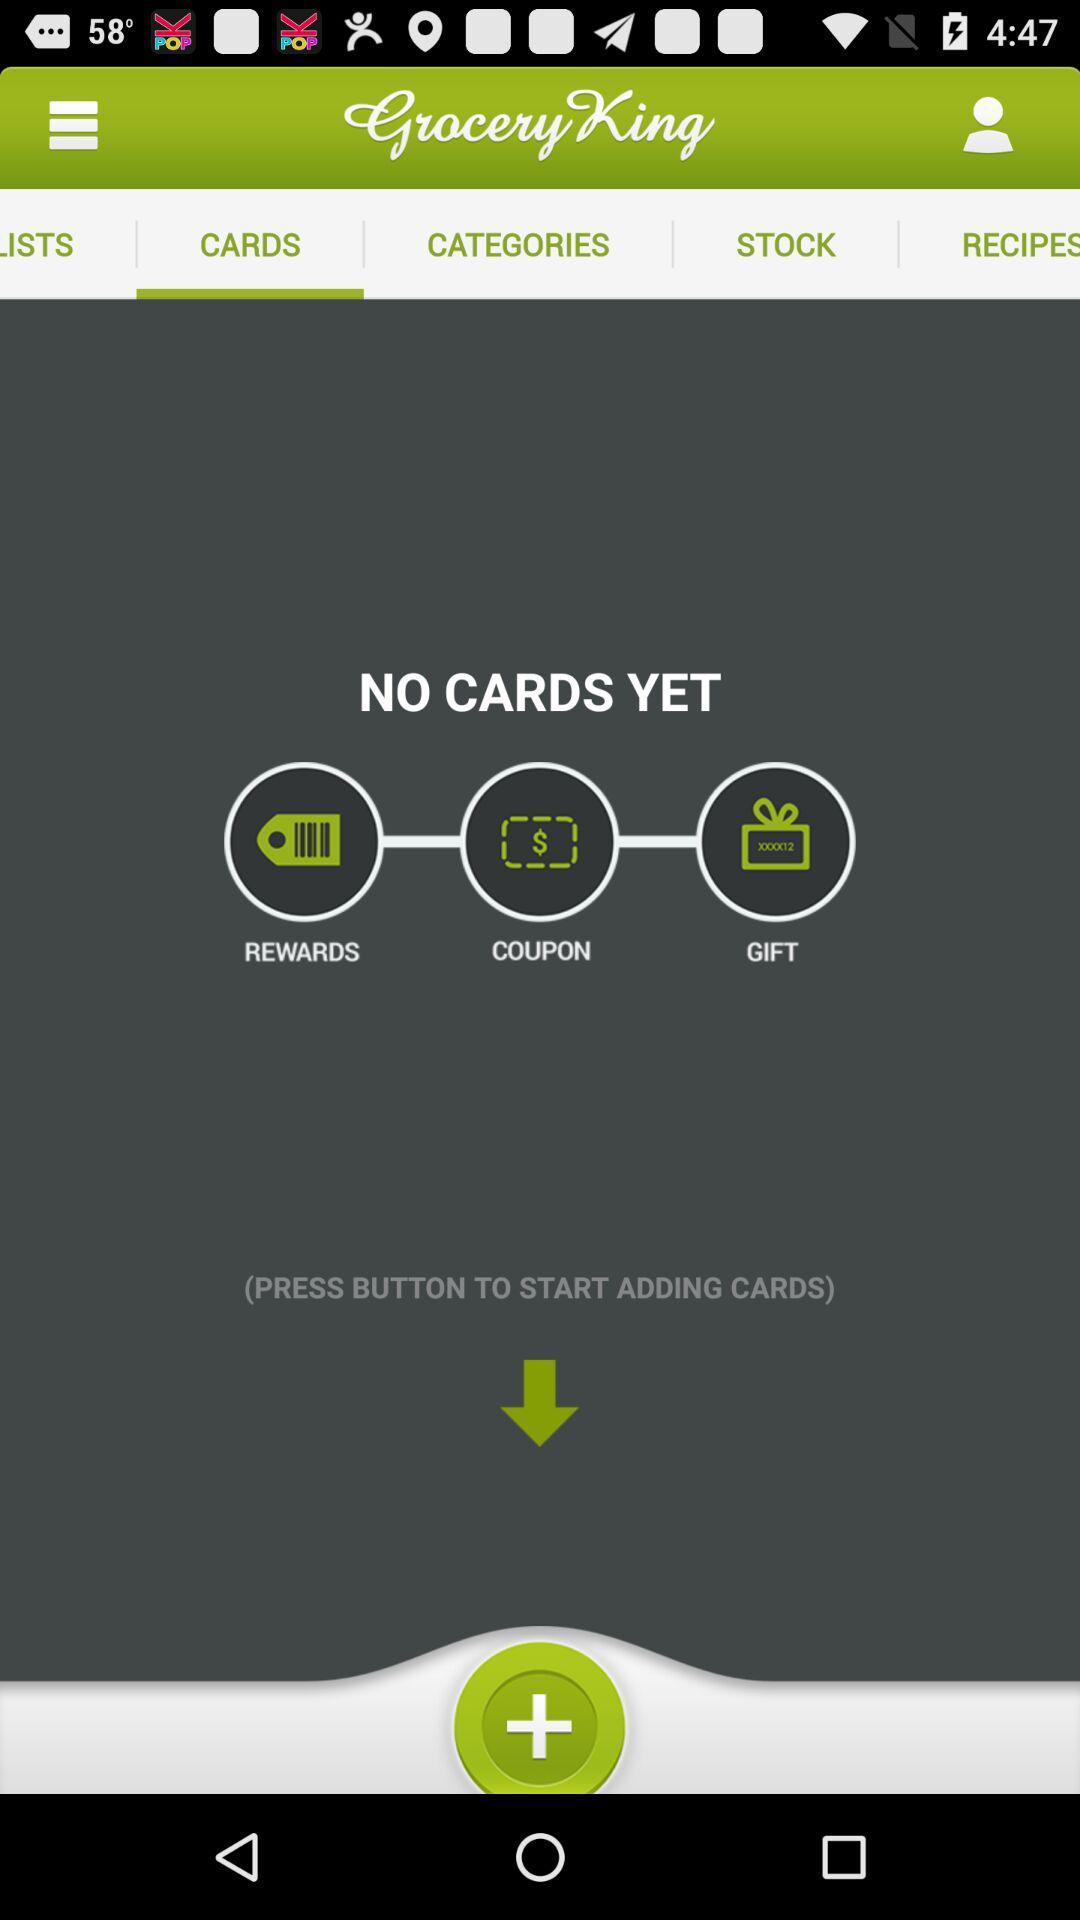 The width and height of the screenshot is (1080, 1920). What do you see at coordinates (784, 243) in the screenshot?
I see `stock item` at bounding box center [784, 243].